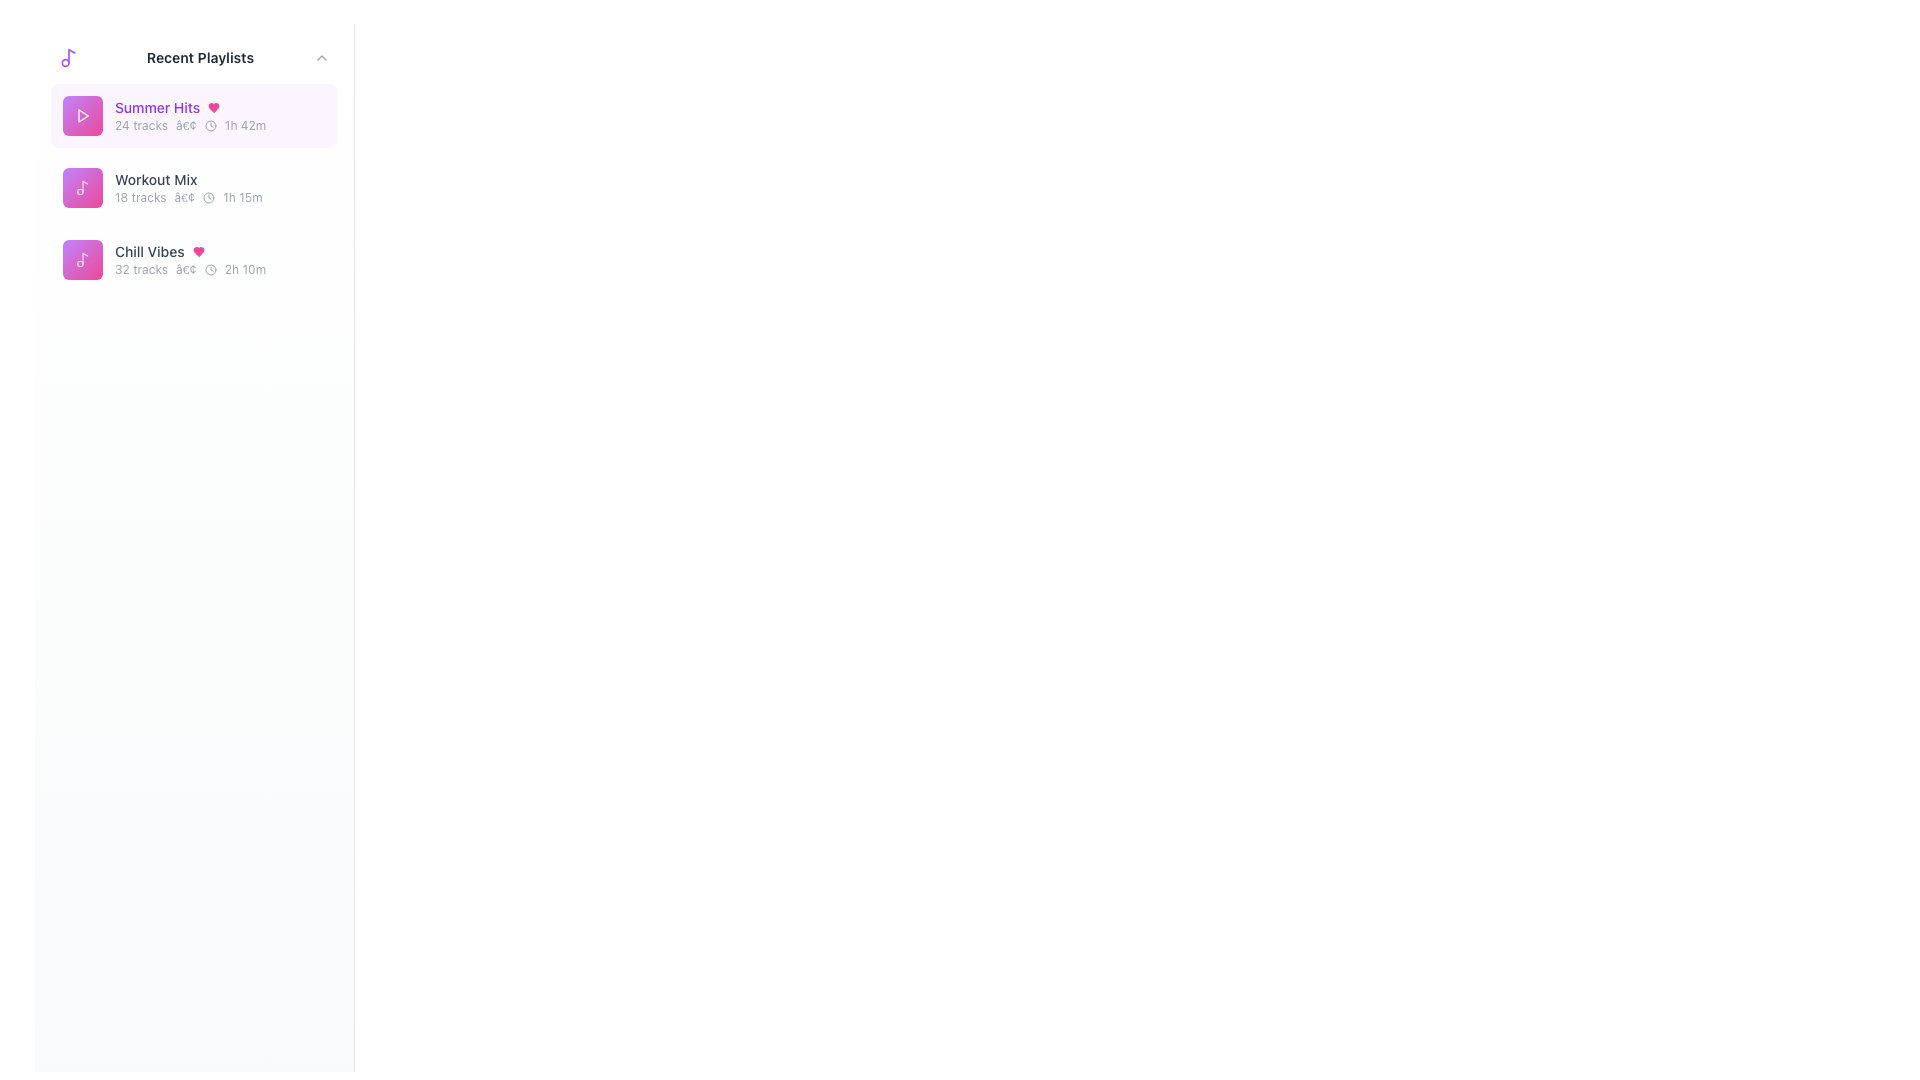  What do you see at coordinates (194, 188) in the screenshot?
I see `the 'Workout Mix' list item, which is the second item in the 'Recent Playlists' section` at bounding box center [194, 188].